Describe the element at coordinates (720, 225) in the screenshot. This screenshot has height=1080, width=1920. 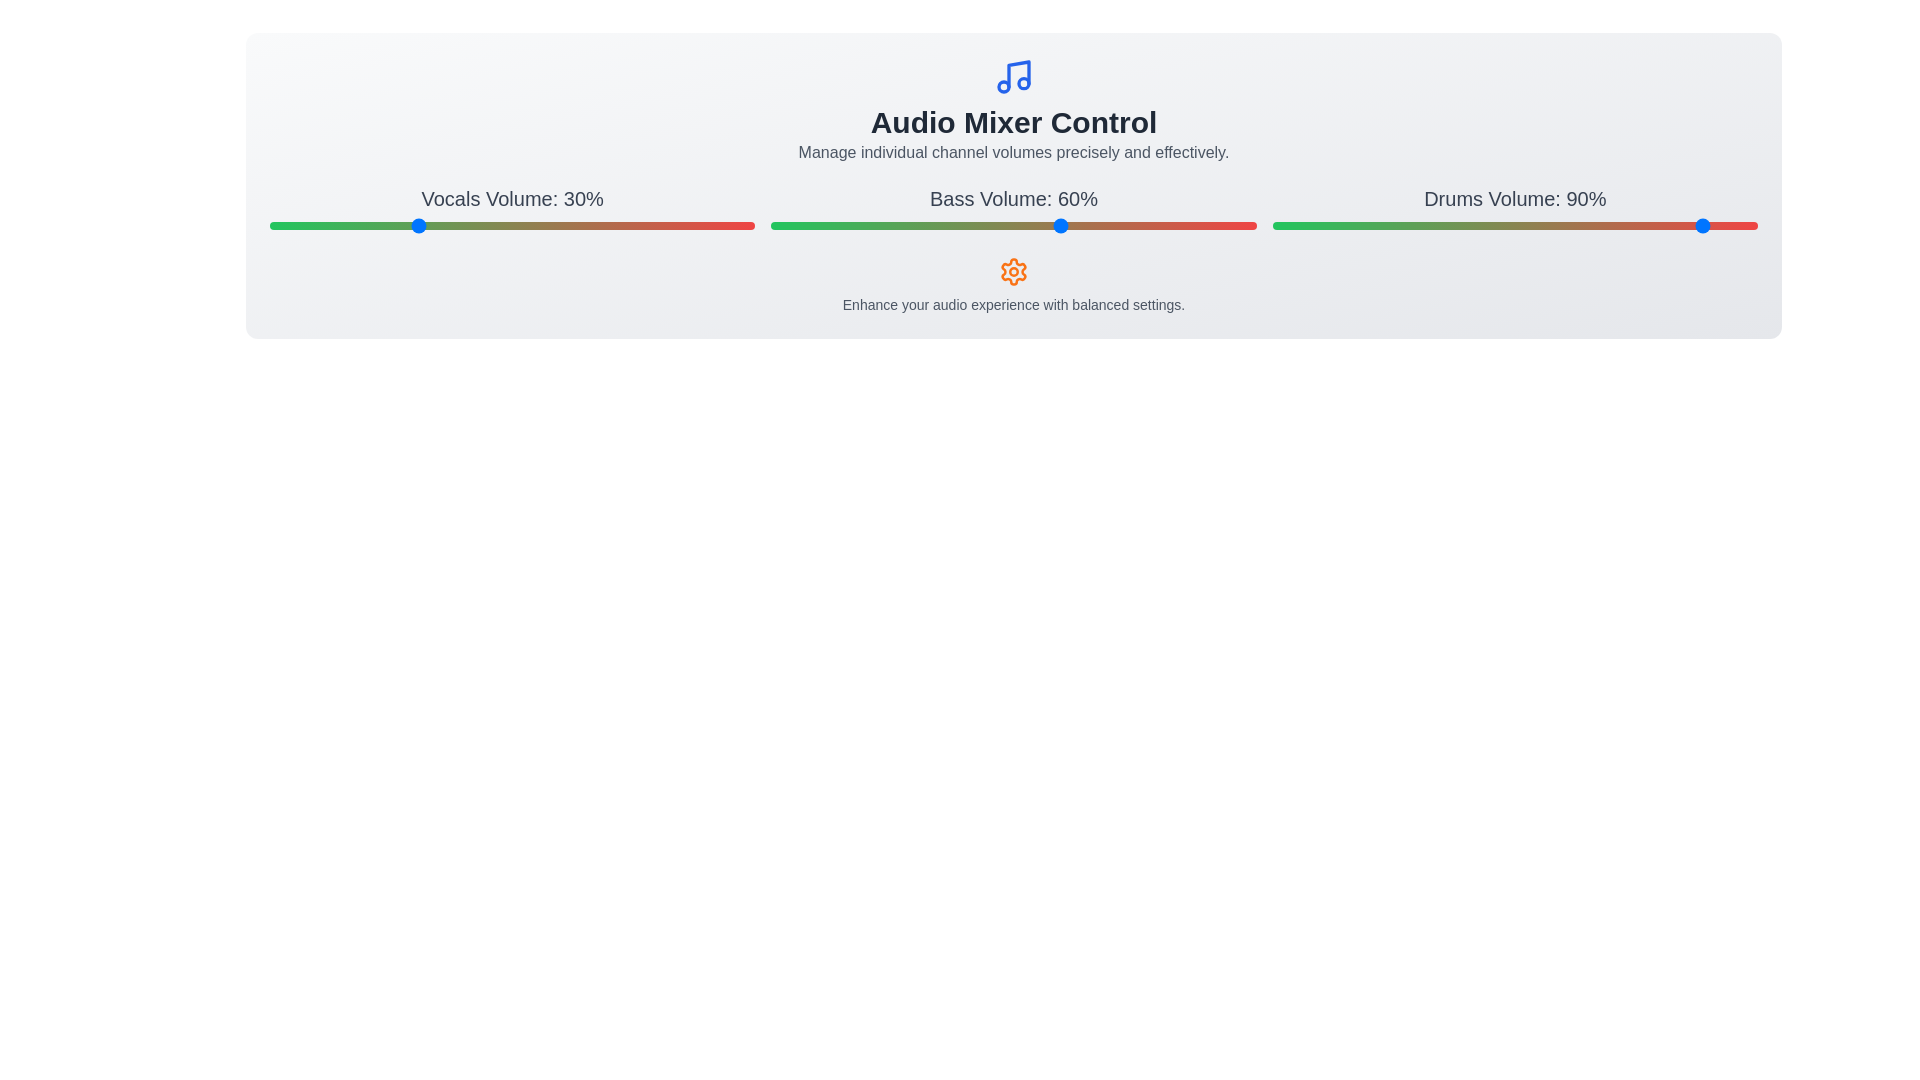
I see `the 'Vocals' volume slider to 93%` at that location.